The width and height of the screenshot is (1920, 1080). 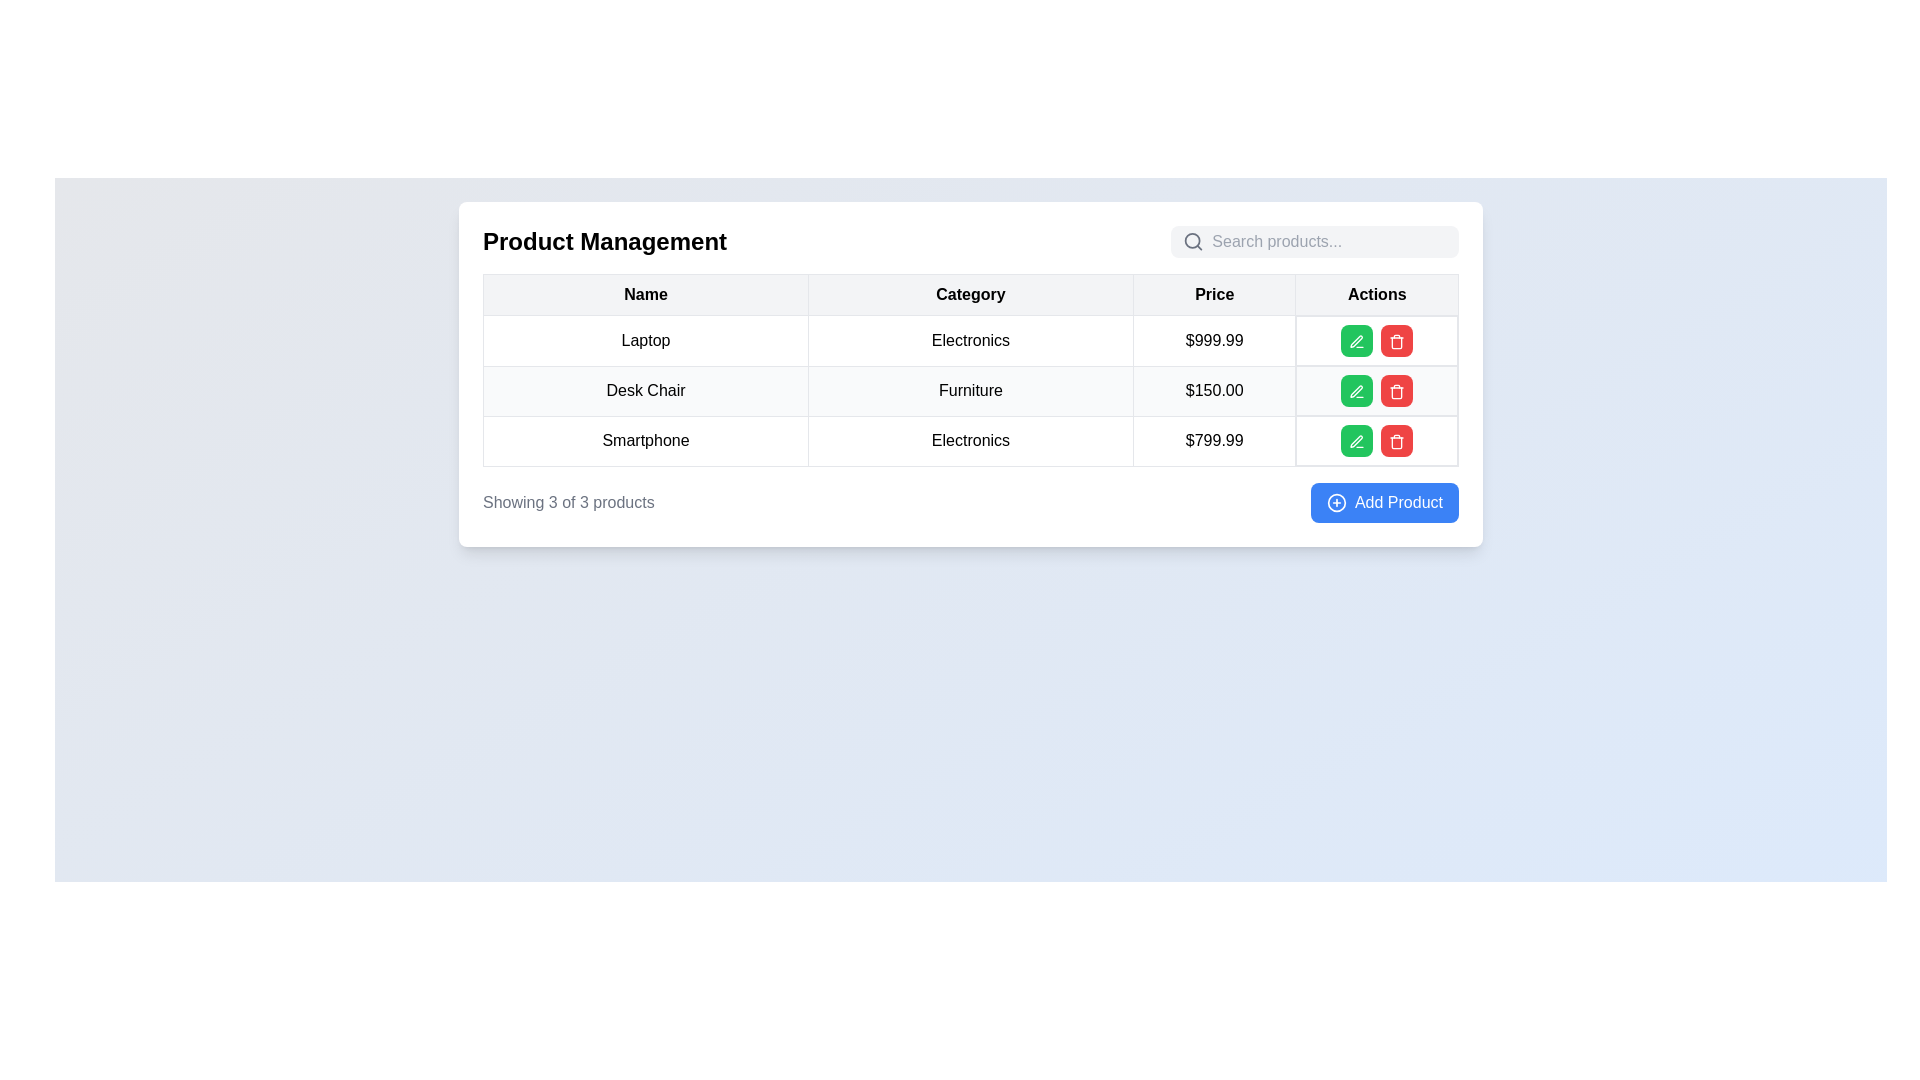 I want to click on the delete button located in the 'Actions' column of the third row in the data table, so click(x=1396, y=390).